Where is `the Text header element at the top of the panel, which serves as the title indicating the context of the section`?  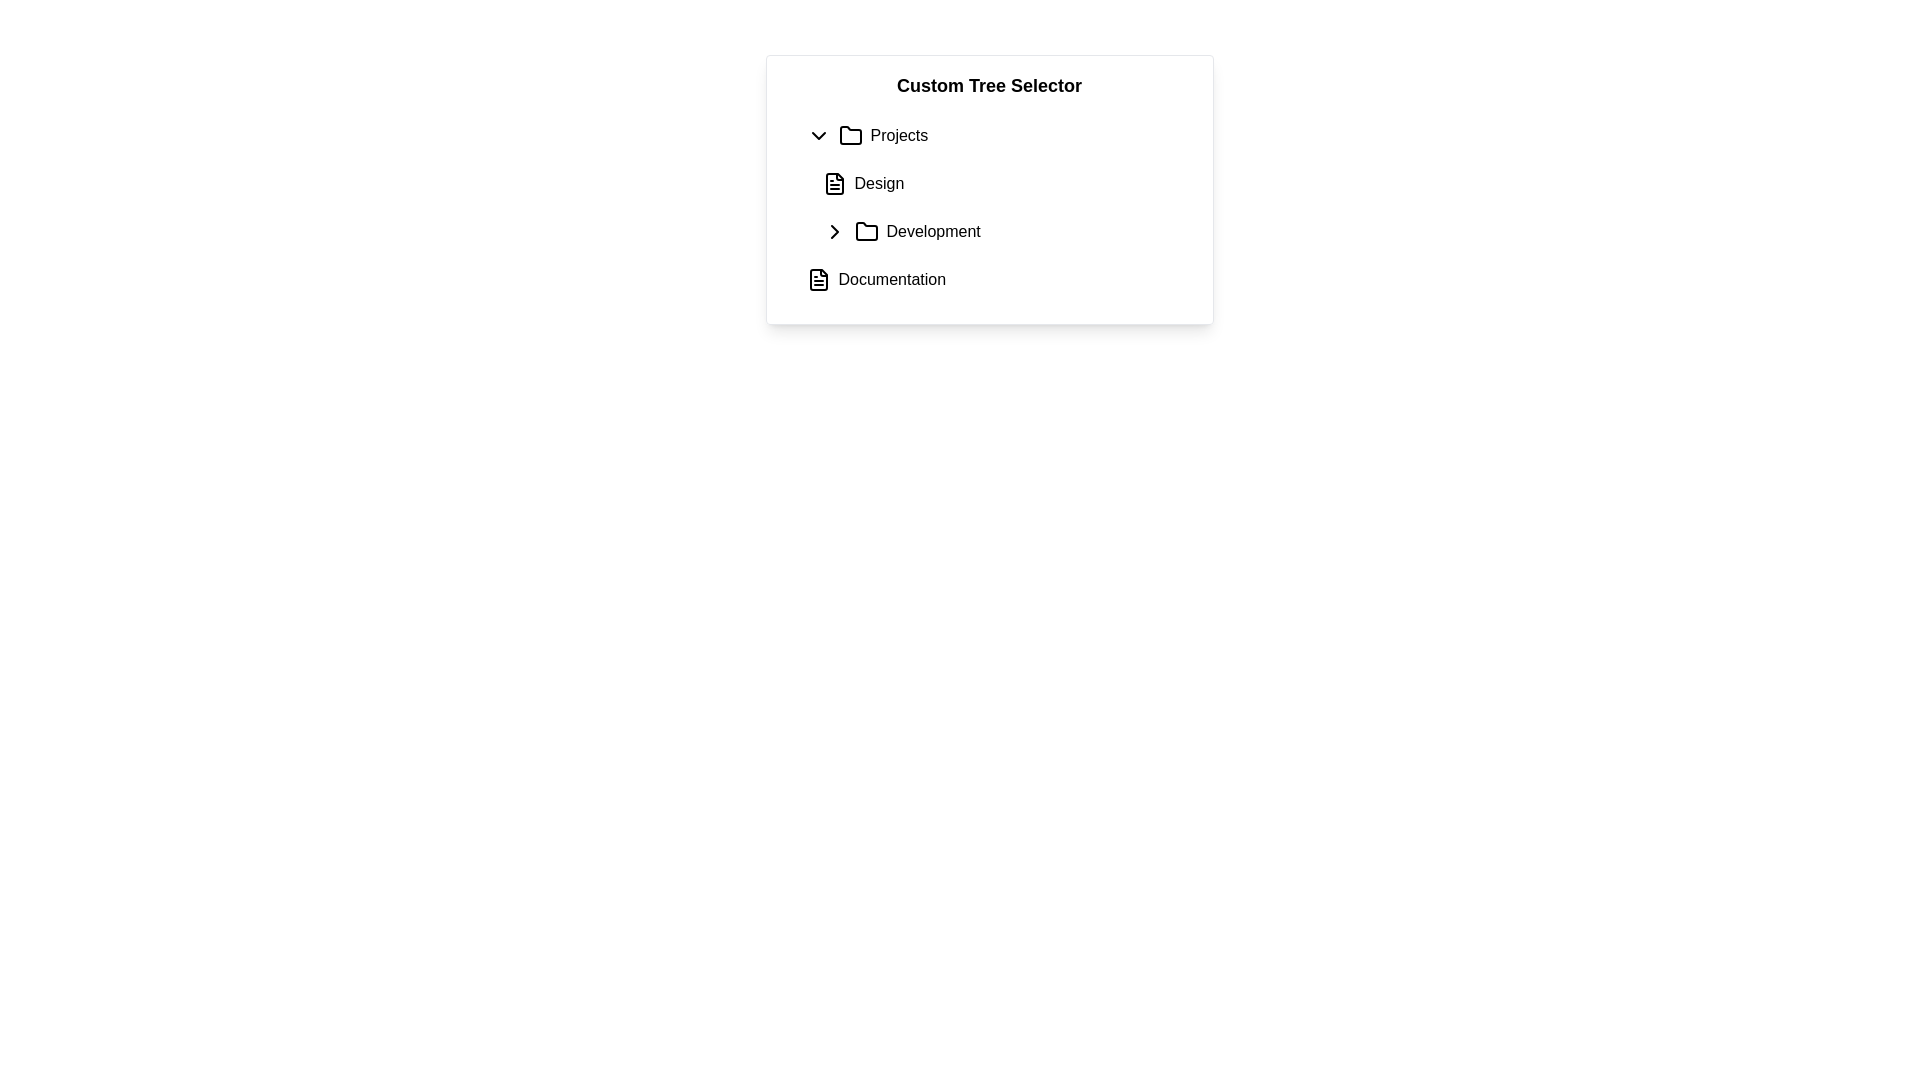
the Text header element at the top of the panel, which serves as the title indicating the context of the section is located at coordinates (989, 84).